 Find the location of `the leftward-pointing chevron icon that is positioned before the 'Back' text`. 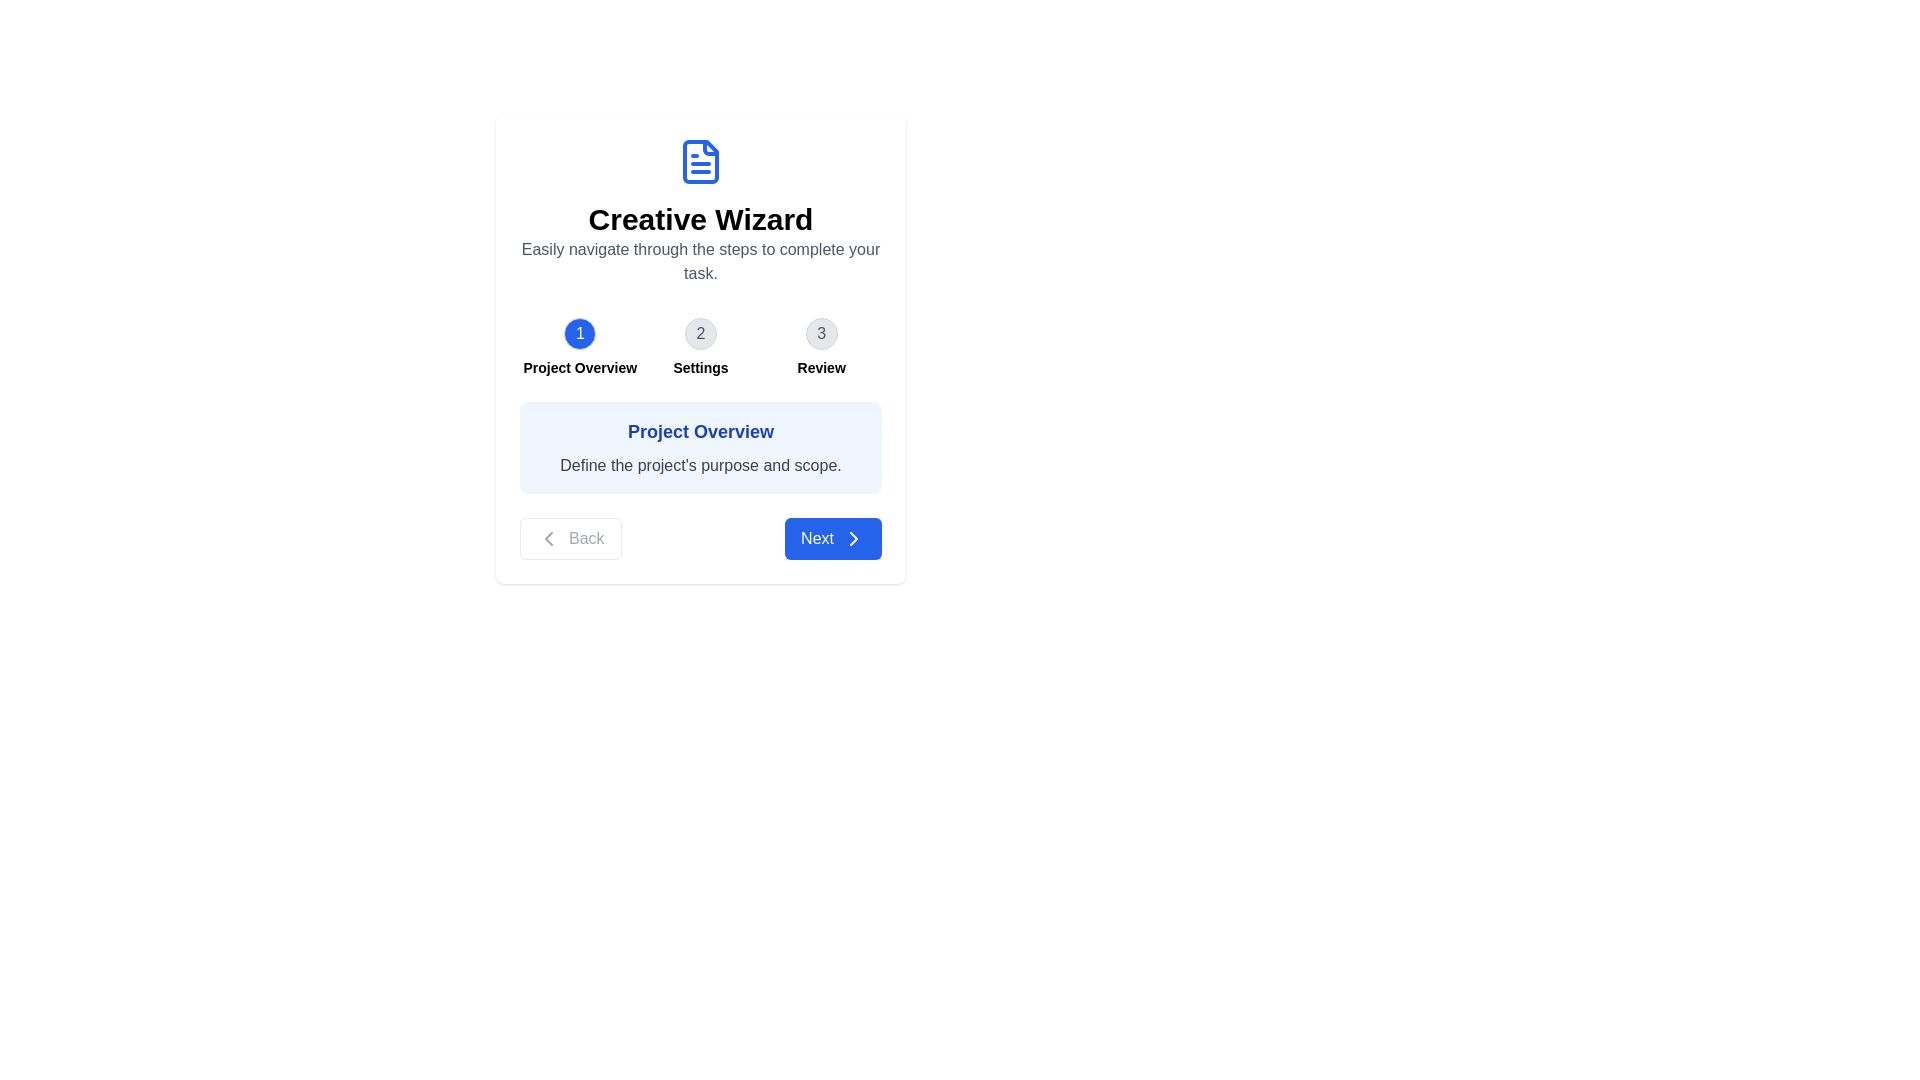

the leftward-pointing chevron icon that is positioned before the 'Back' text is located at coordinates (548, 538).